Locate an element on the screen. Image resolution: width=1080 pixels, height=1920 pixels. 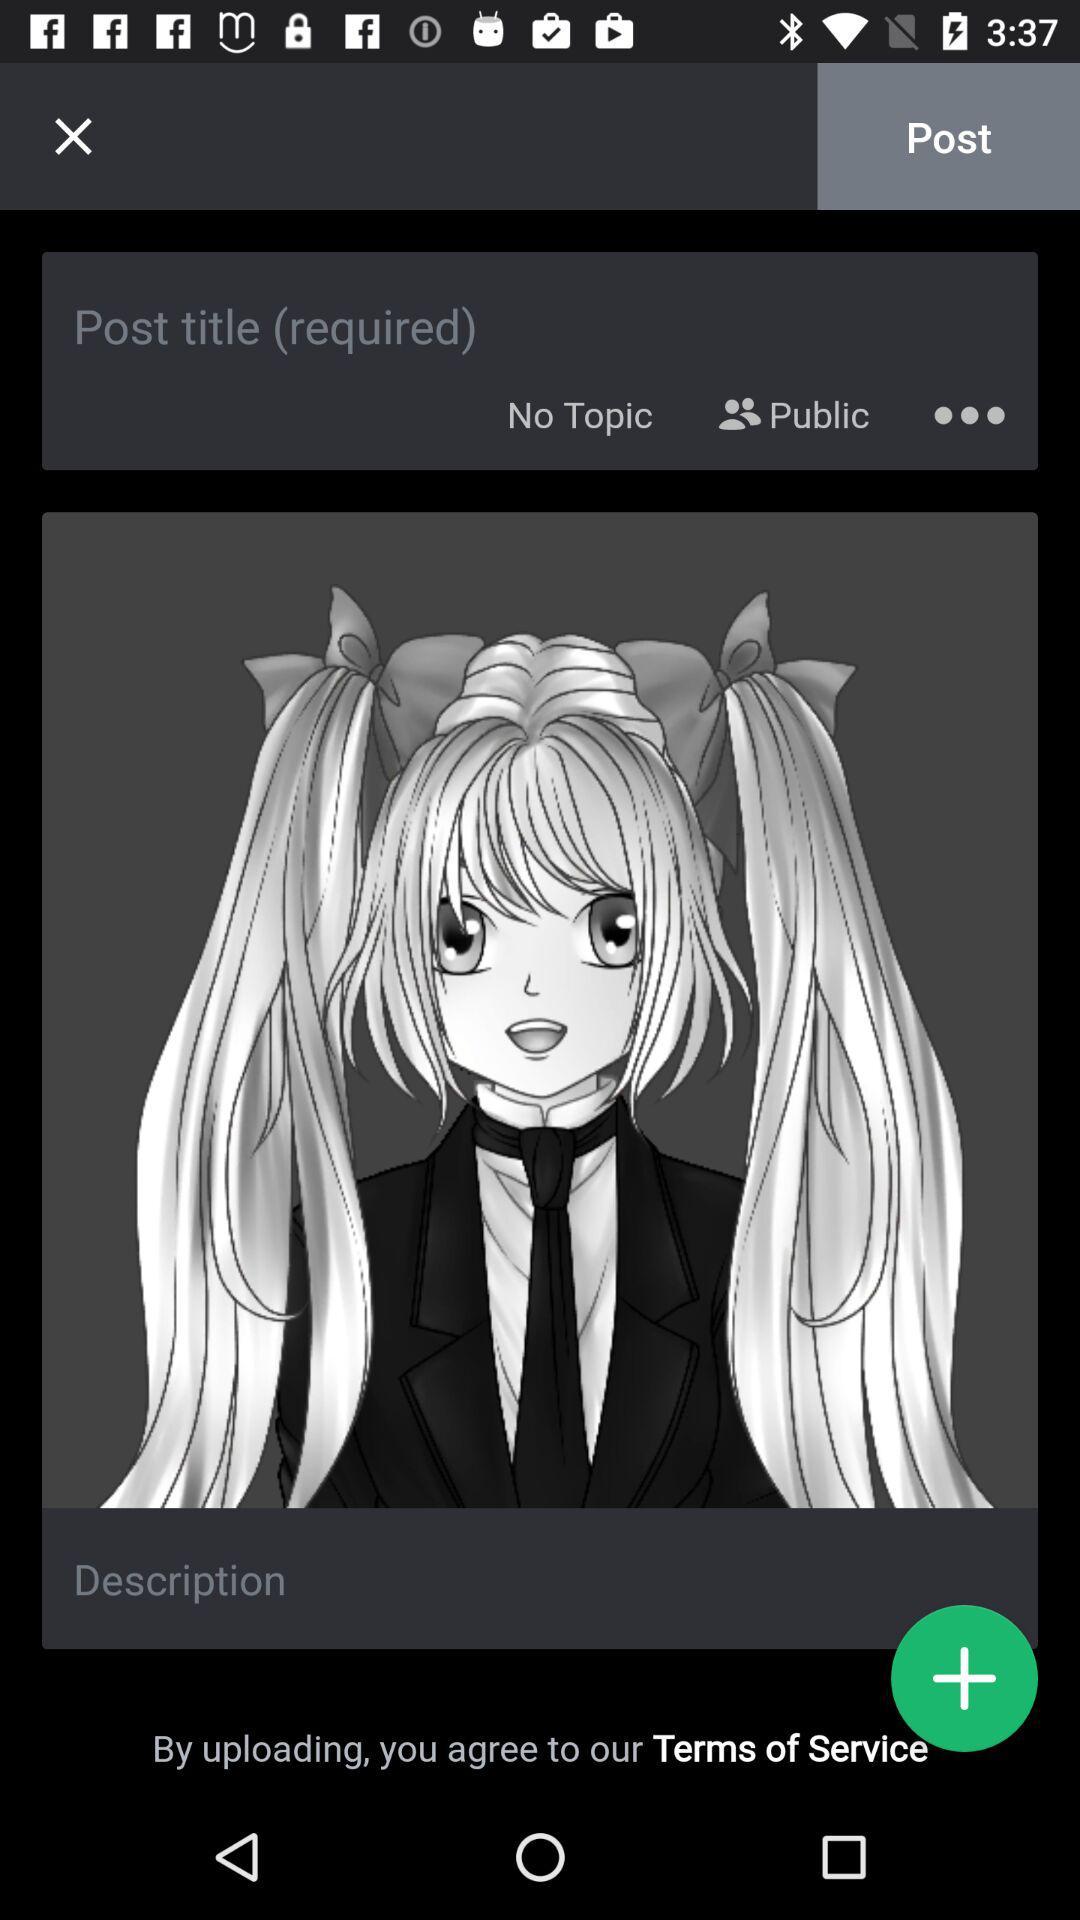
the close icon is located at coordinates (72, 135).